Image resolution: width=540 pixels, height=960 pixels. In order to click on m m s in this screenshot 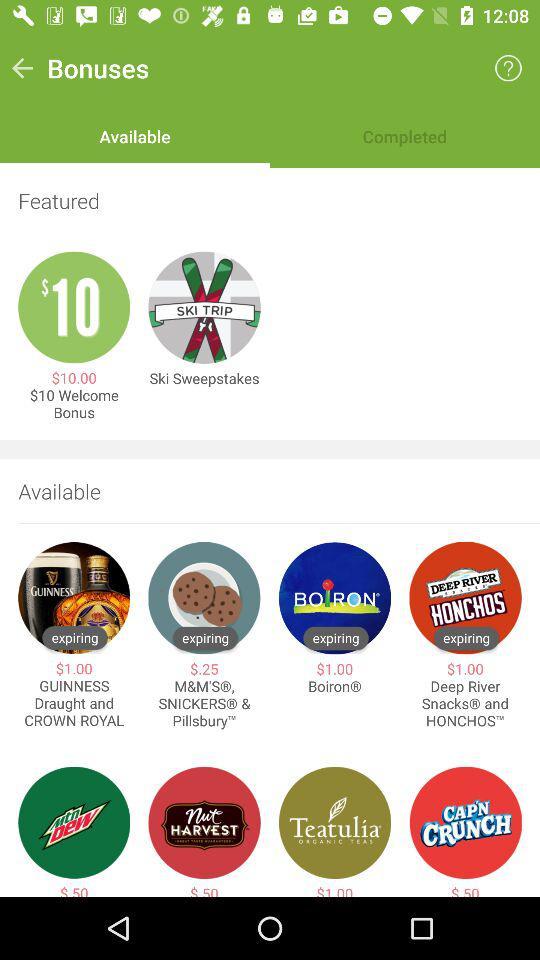, I will do `click(203, 704)`.